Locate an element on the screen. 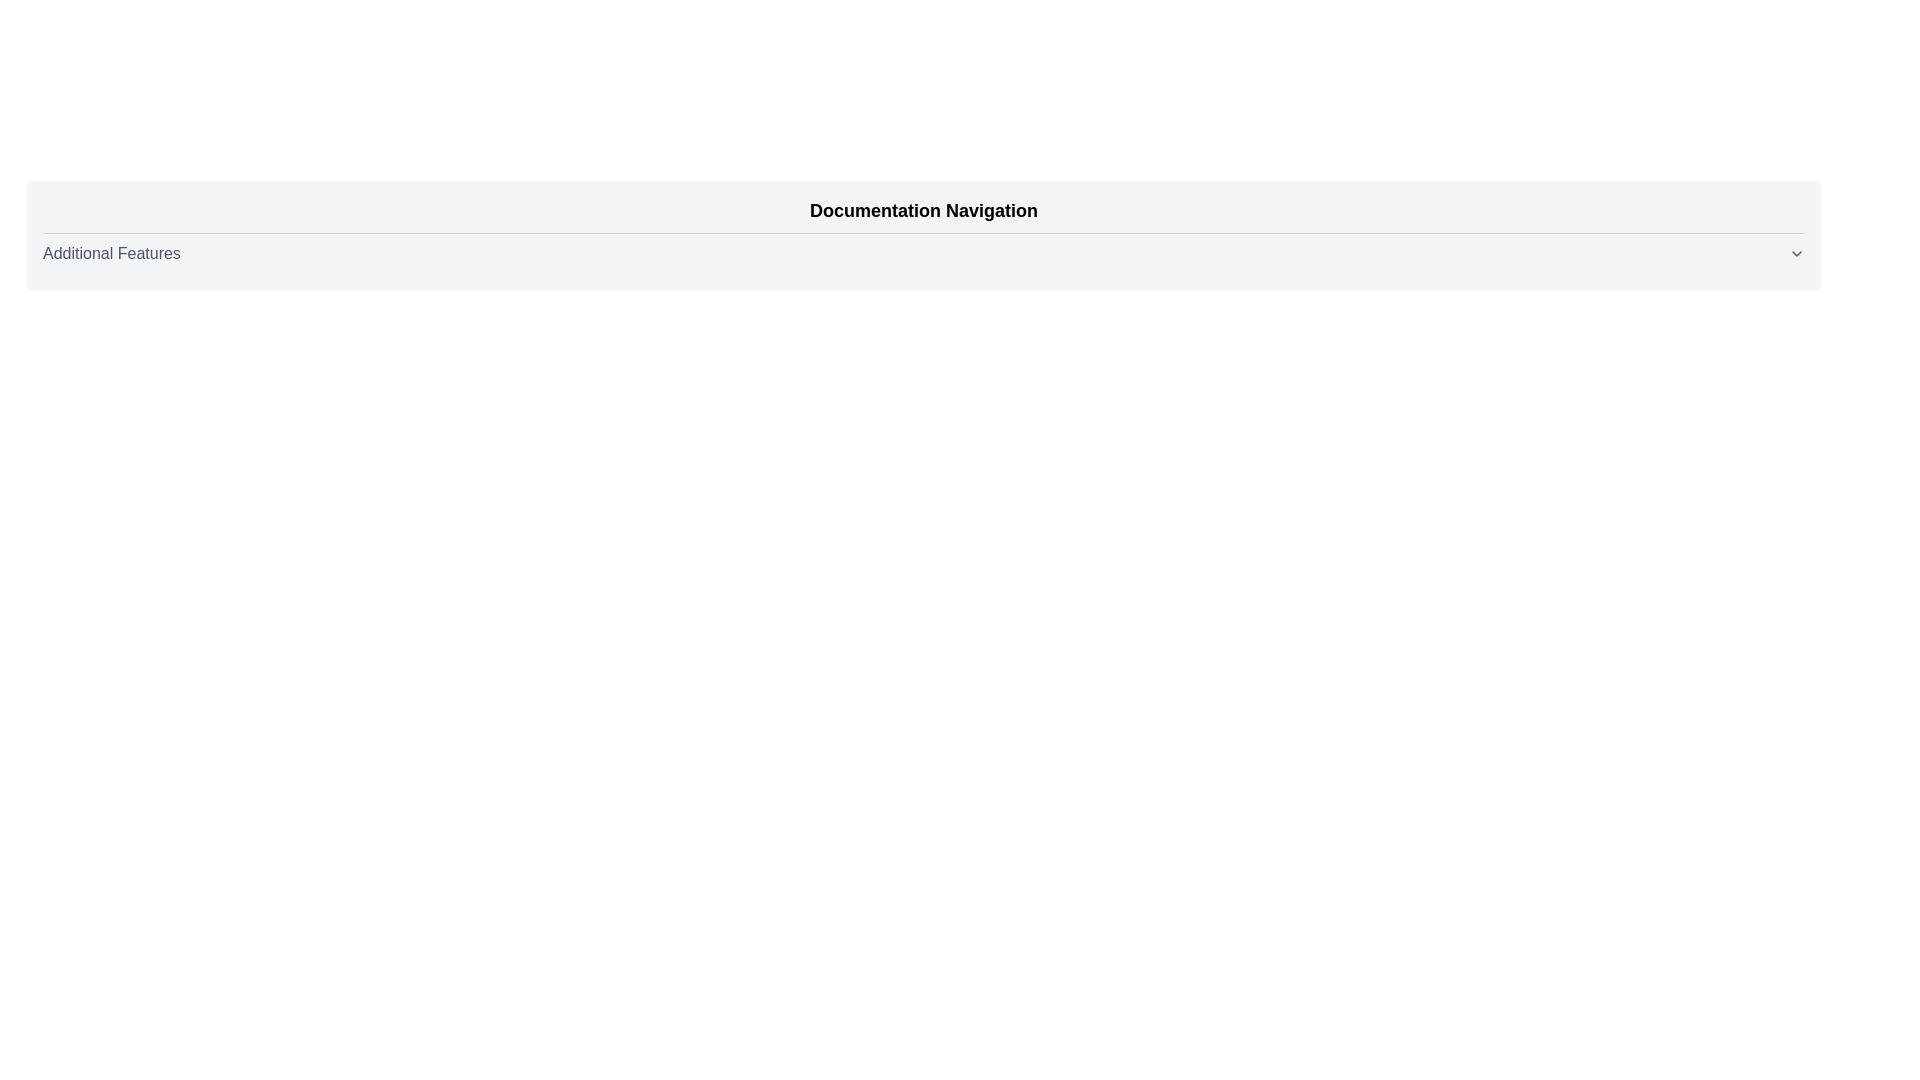 Image resolution: width=1920 pixels, height=1080 pixels. the toggle icon located at the rightmost end of the 'Additional Features' horizontal bar is located at coordinates (1796, 253).